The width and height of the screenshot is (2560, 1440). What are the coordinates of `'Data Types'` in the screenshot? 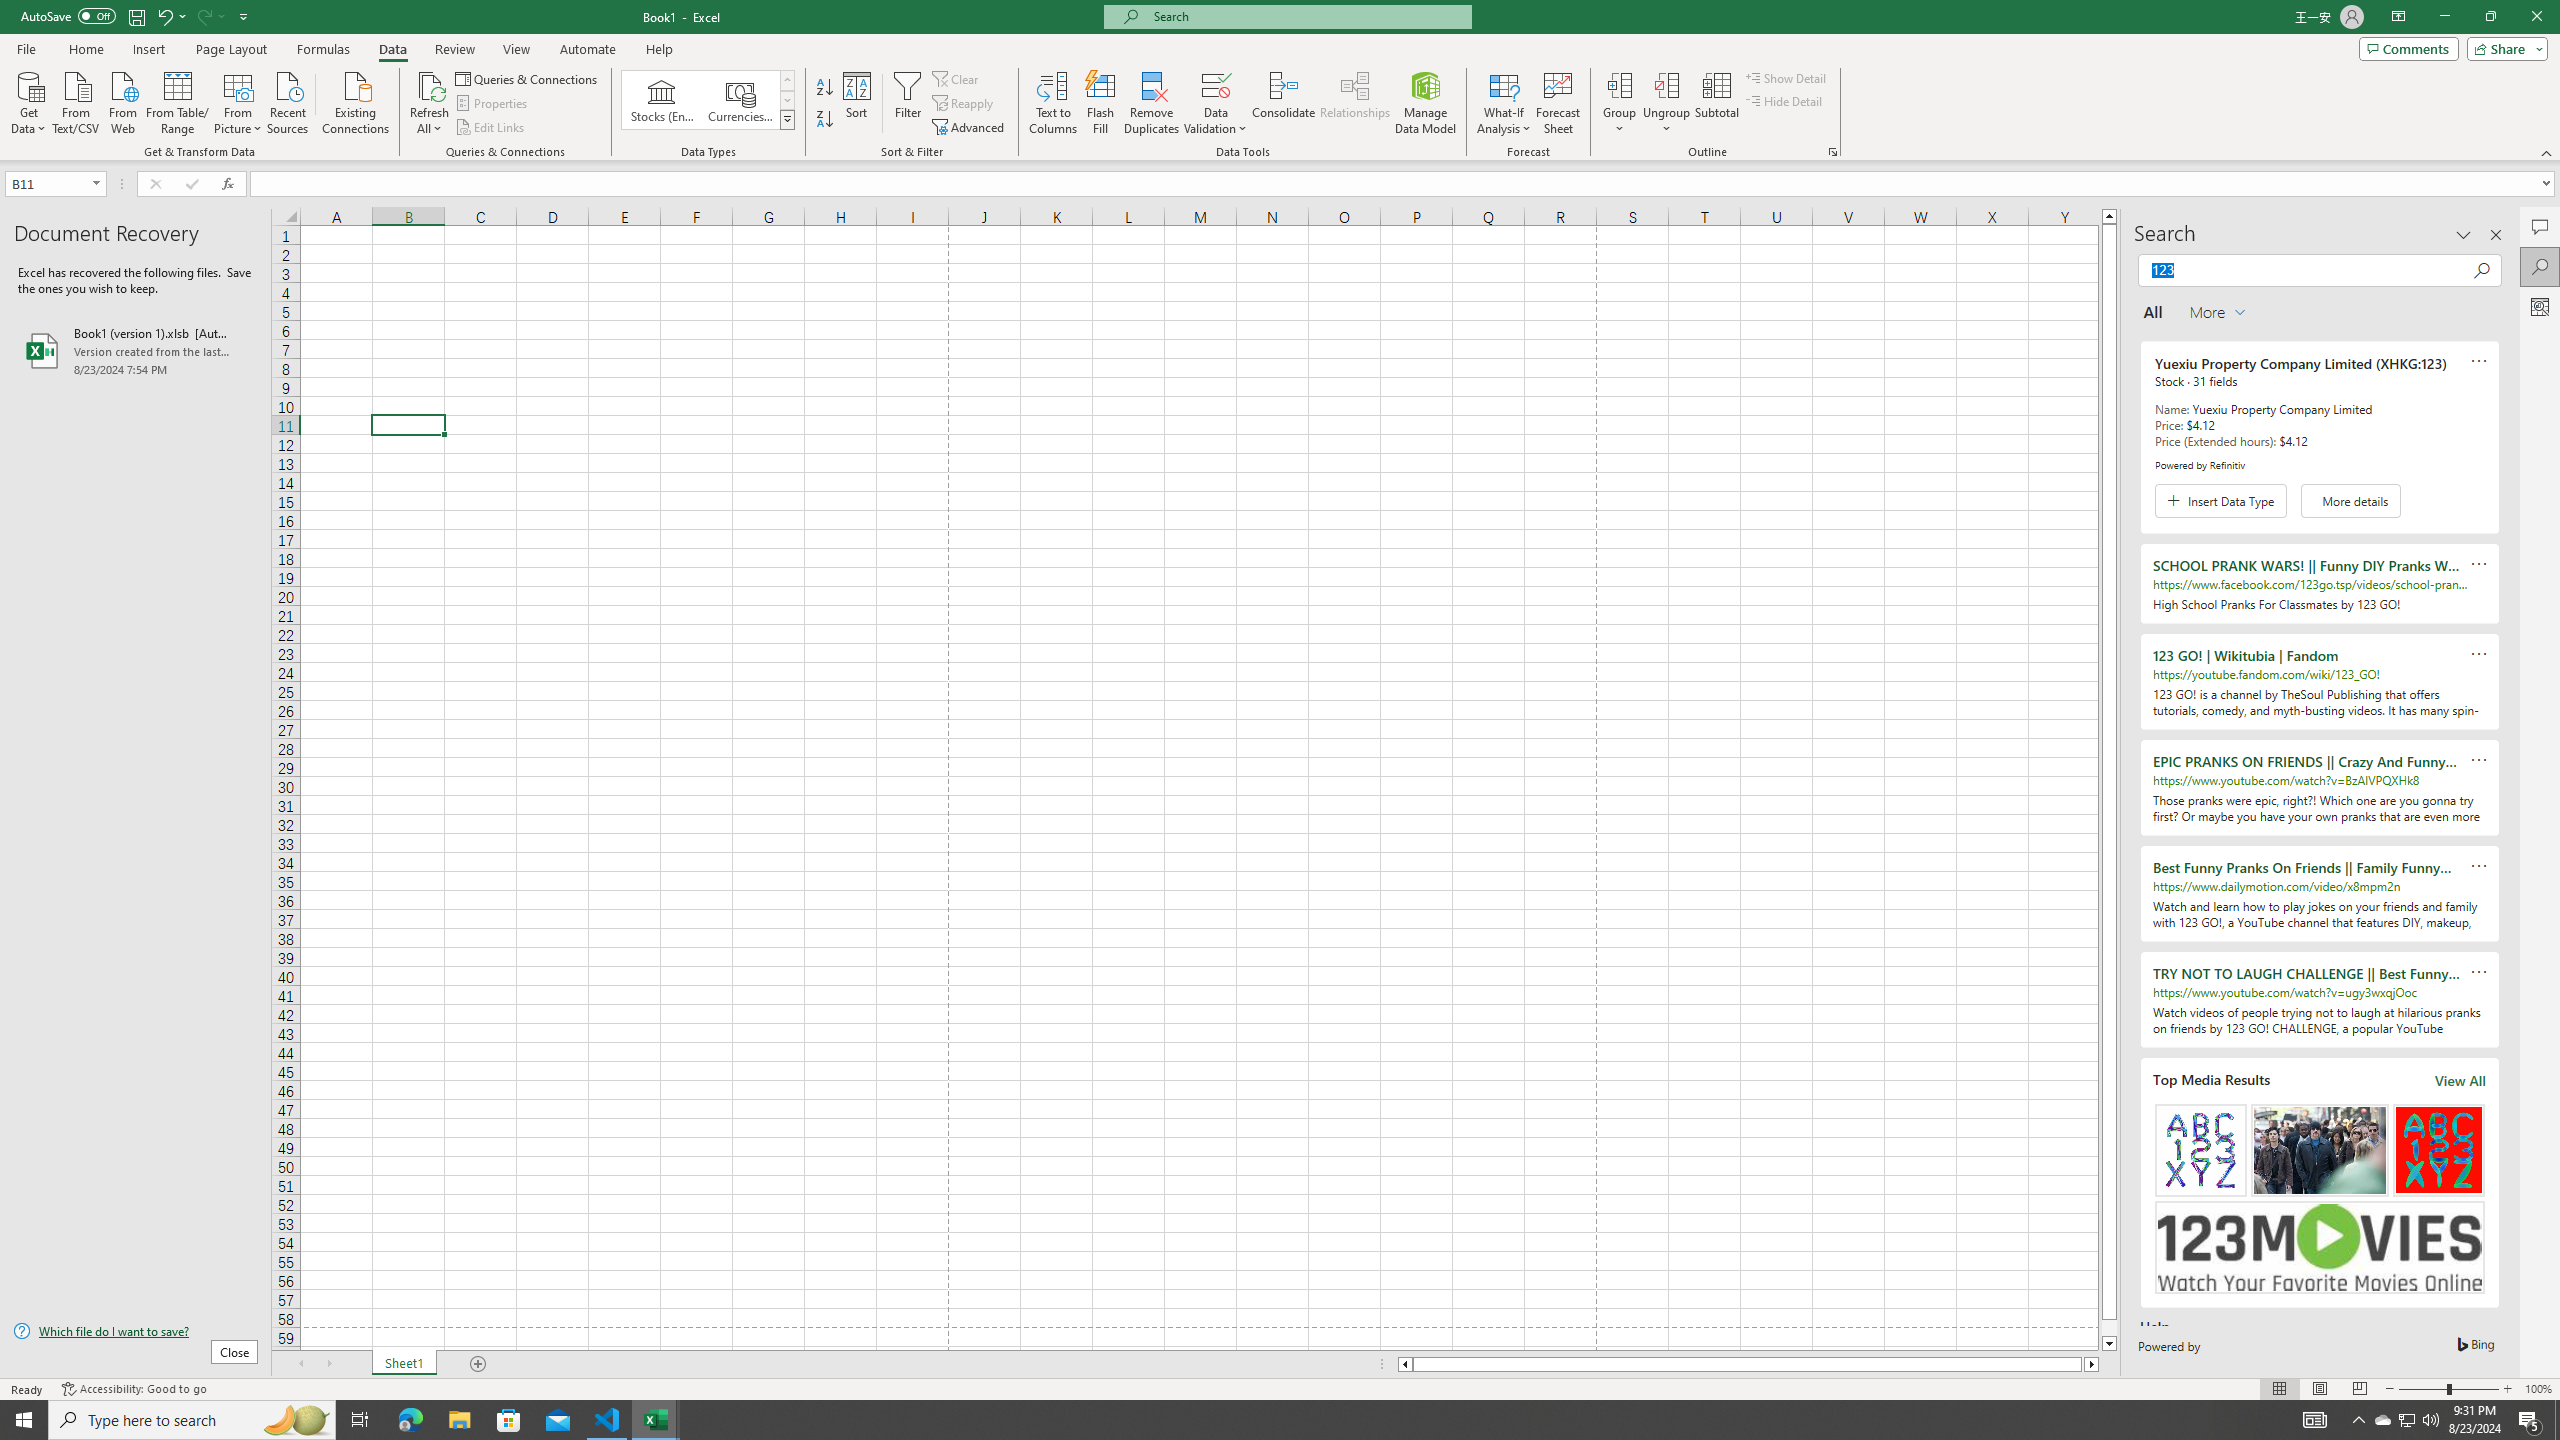 It's located at (787, 118).